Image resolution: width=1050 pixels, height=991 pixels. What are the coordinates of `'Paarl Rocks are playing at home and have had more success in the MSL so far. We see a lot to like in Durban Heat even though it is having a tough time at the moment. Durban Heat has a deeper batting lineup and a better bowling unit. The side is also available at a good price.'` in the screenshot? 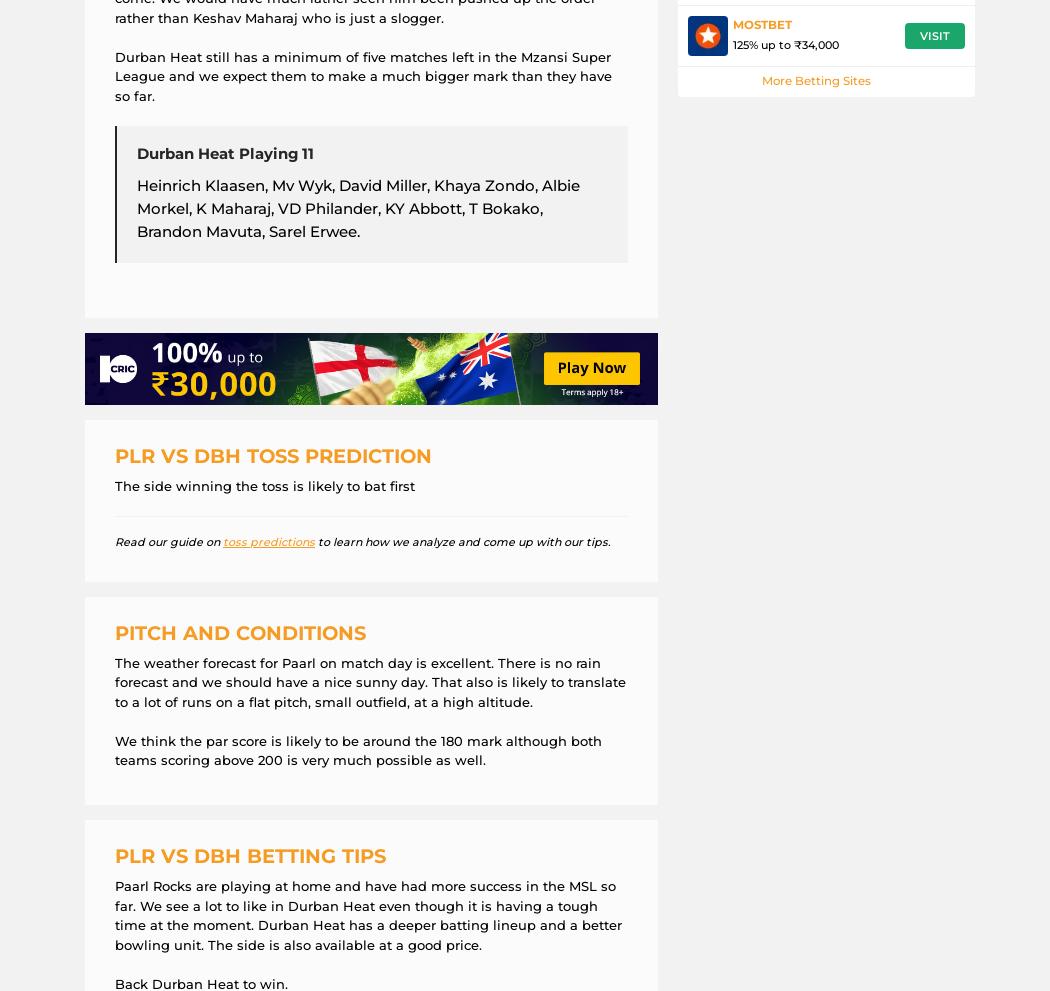 It's located at (113, 913).